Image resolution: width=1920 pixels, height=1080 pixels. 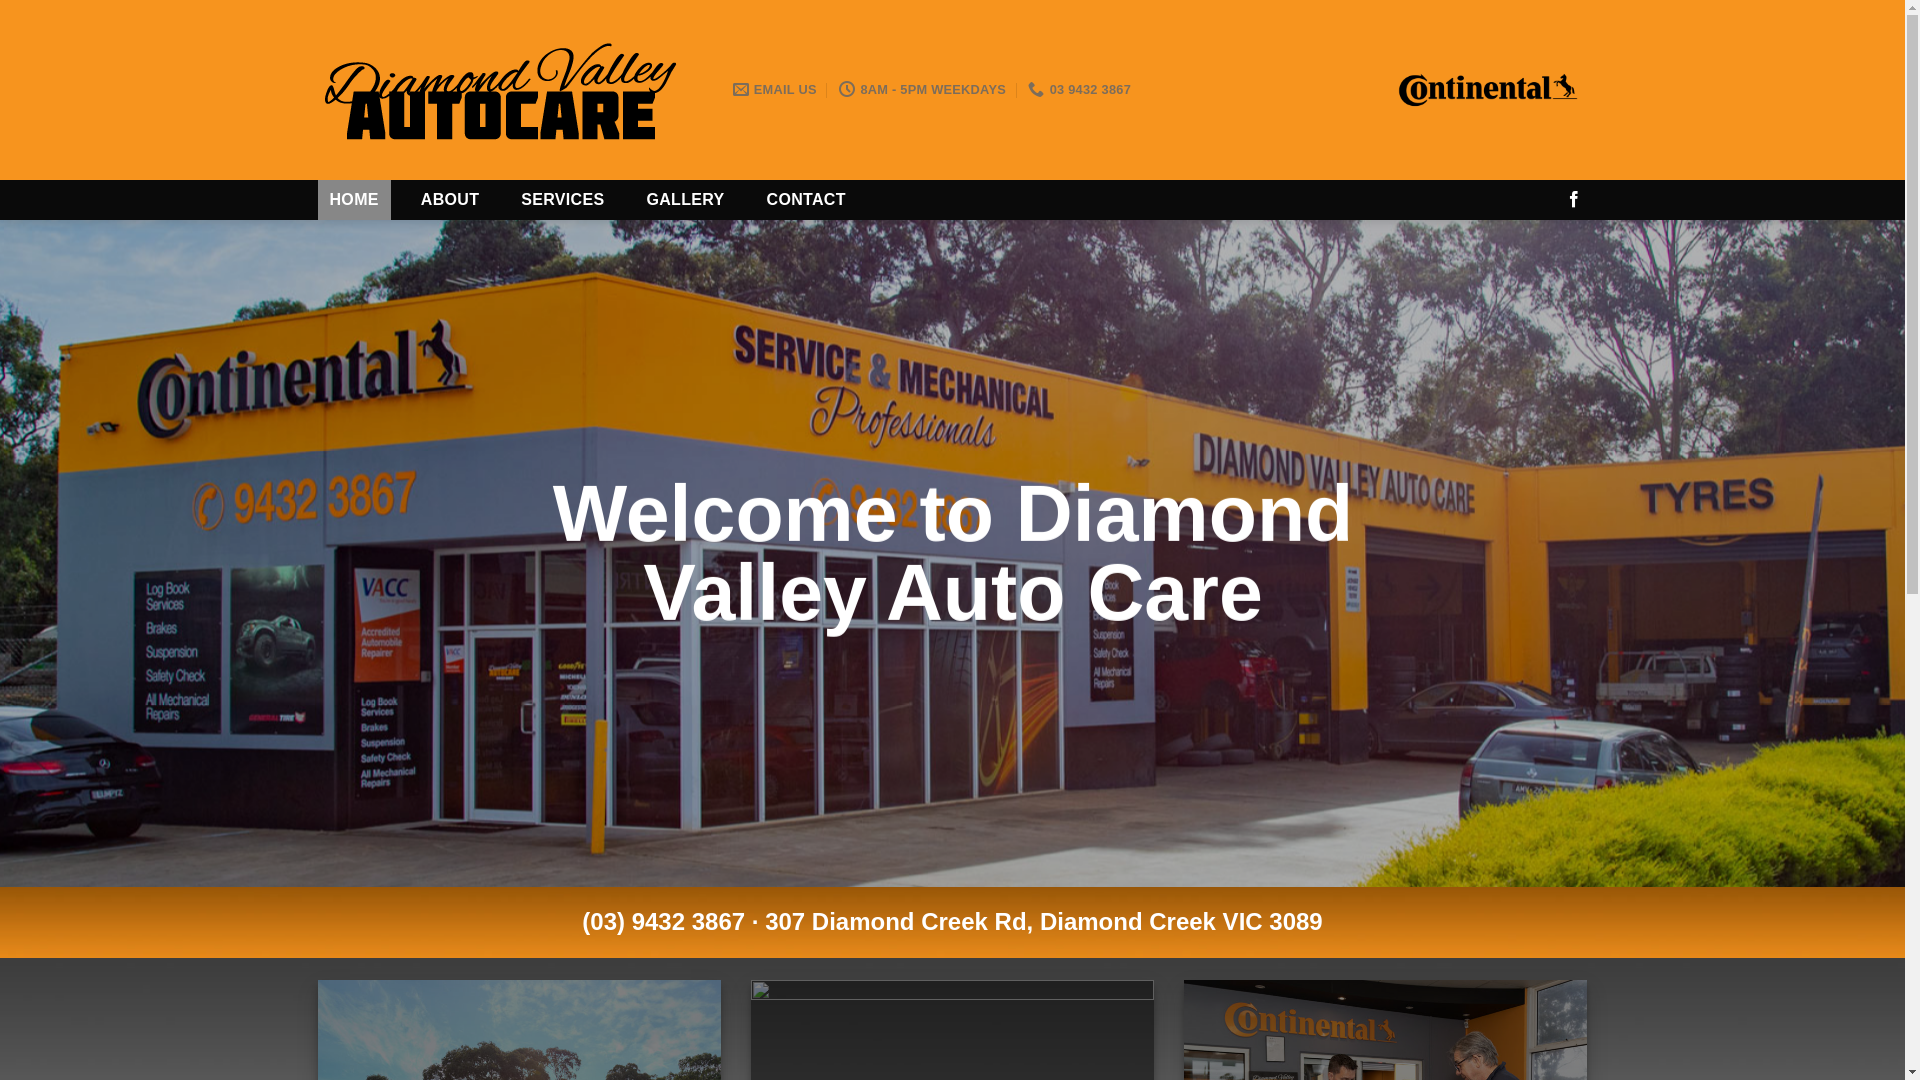 I want to click on 'ABOUT', so click(x=449, y=200).